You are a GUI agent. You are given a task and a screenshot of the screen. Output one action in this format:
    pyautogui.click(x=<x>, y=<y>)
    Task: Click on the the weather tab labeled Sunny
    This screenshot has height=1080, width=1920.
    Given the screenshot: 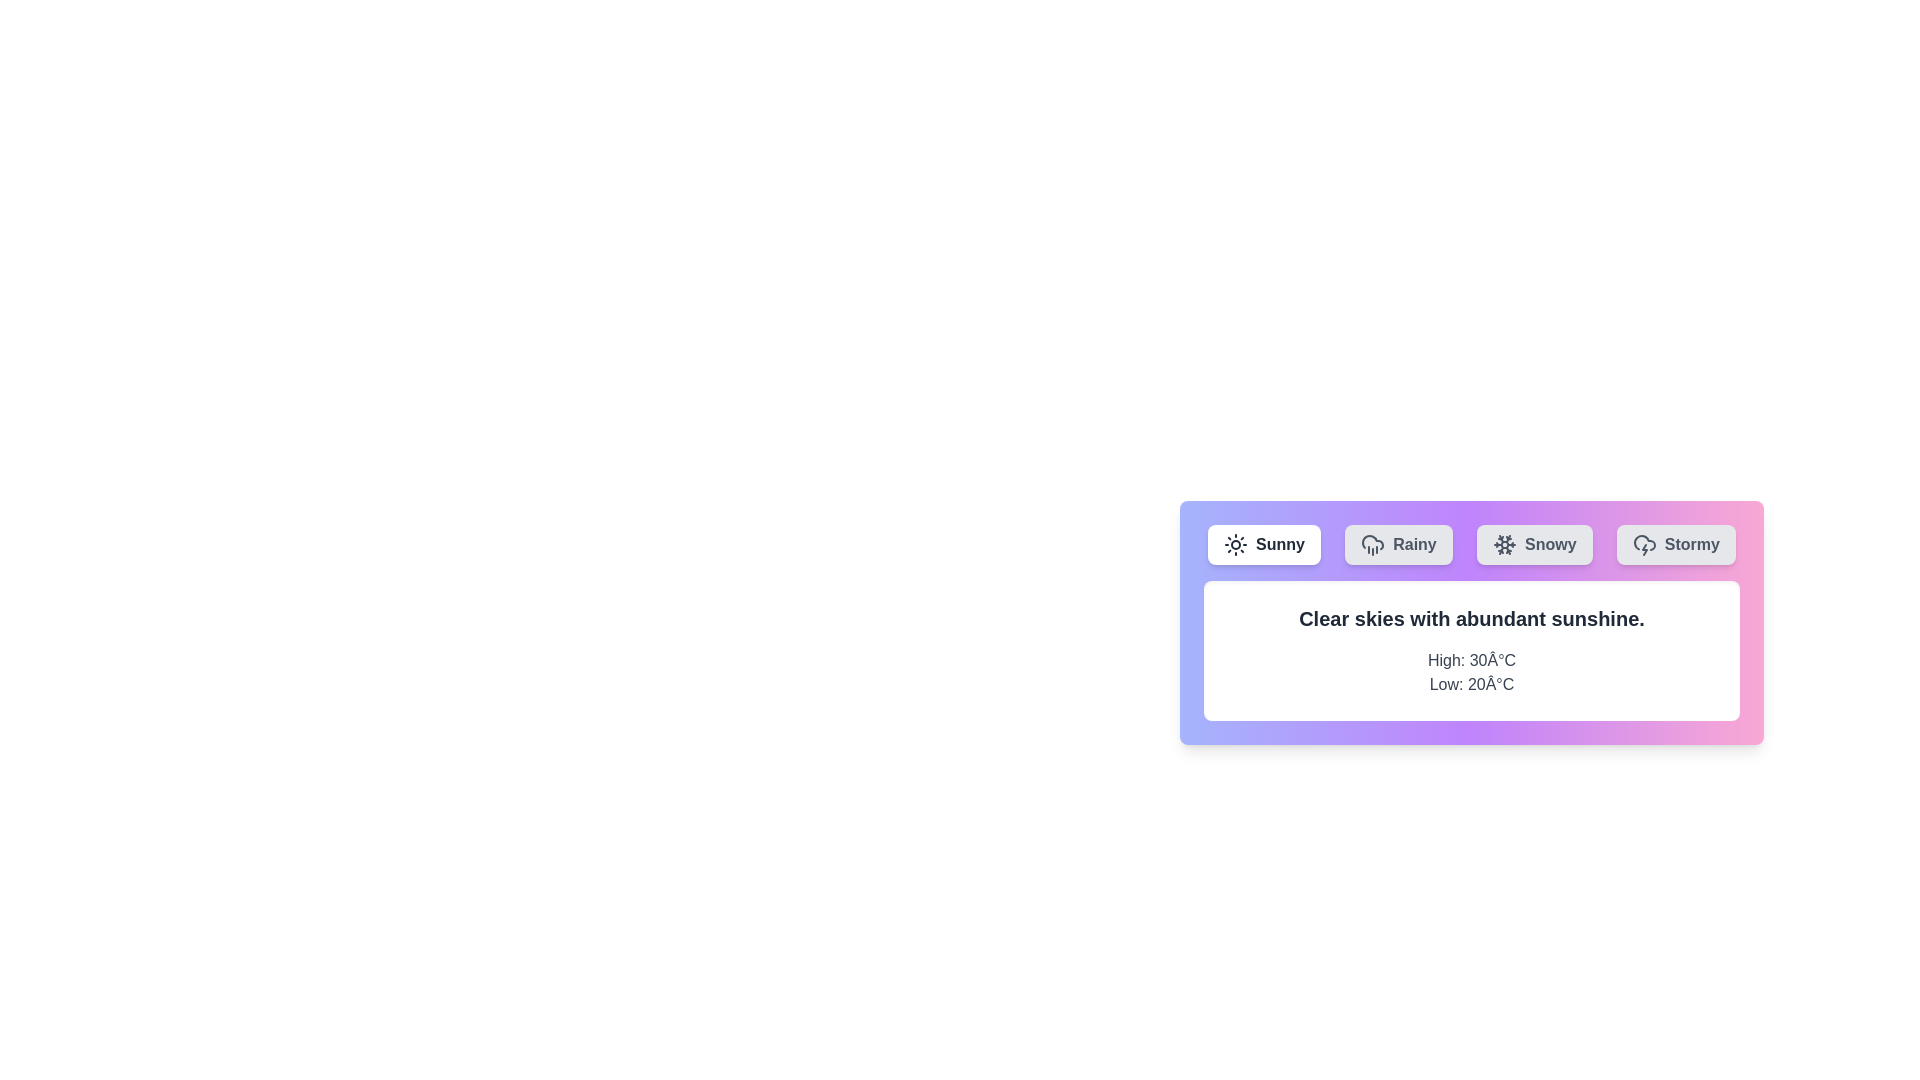 What is the action you would take?
    pyautogui.click(x=1263, y=544)
    